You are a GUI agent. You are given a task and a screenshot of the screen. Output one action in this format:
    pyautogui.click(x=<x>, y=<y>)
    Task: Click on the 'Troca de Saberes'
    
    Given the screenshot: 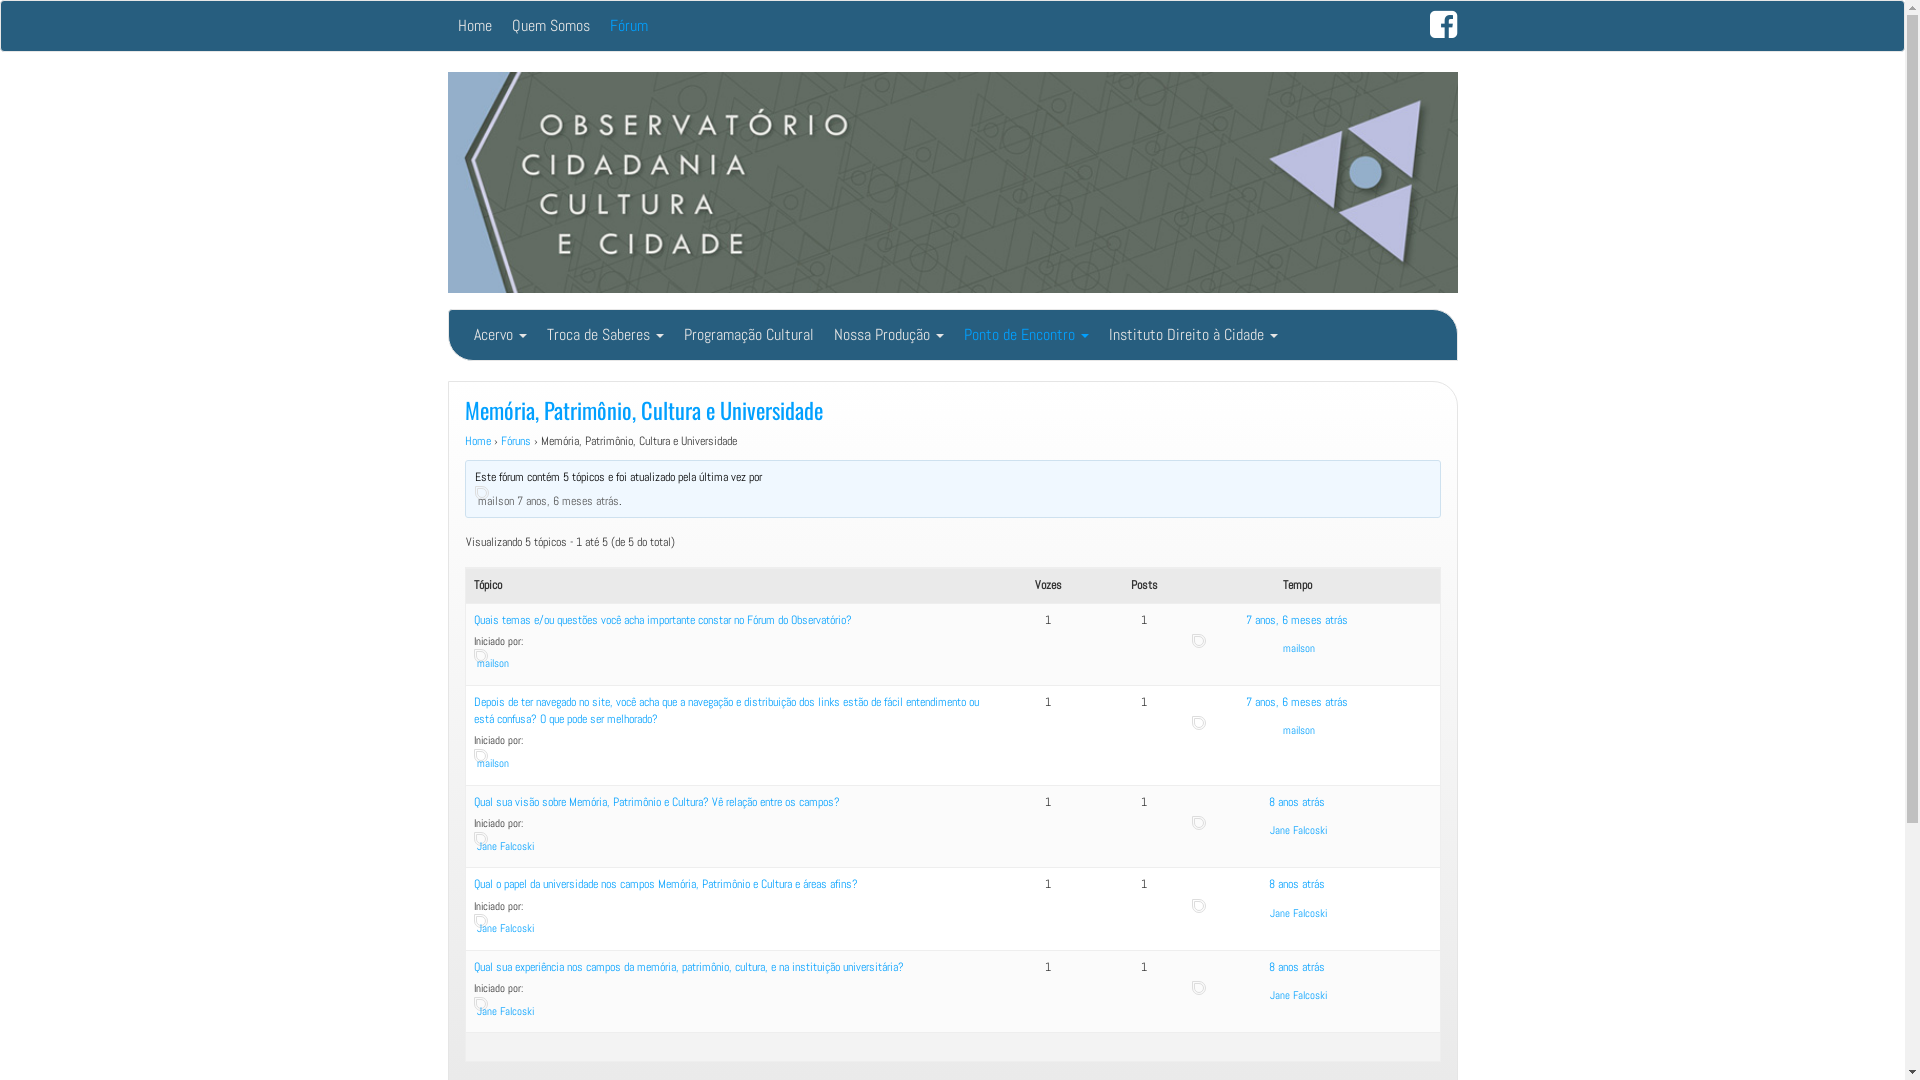 What is the action you would take?
    pyautogui.click(x=603, y=334)
    